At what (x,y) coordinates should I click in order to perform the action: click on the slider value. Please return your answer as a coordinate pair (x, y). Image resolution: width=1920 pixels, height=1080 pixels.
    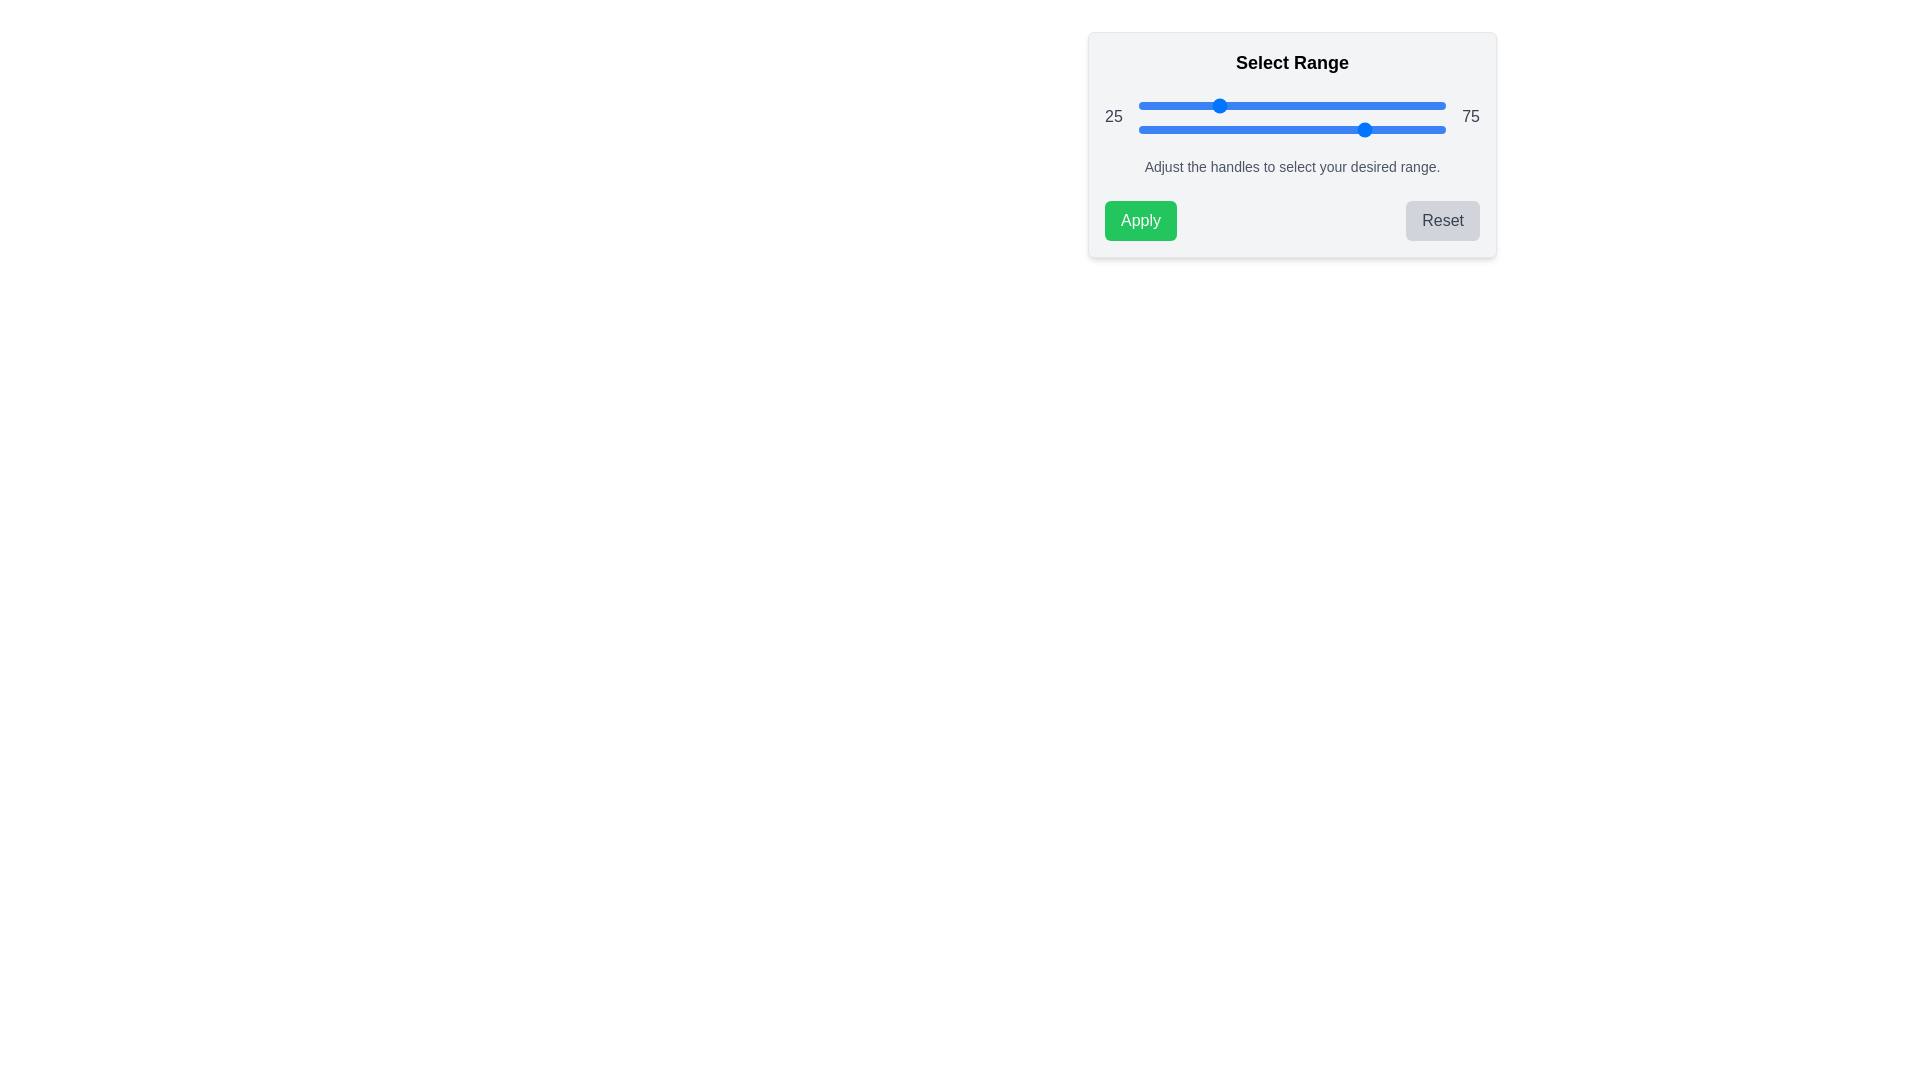
    Looking at the image, I should click on (1432, 130).